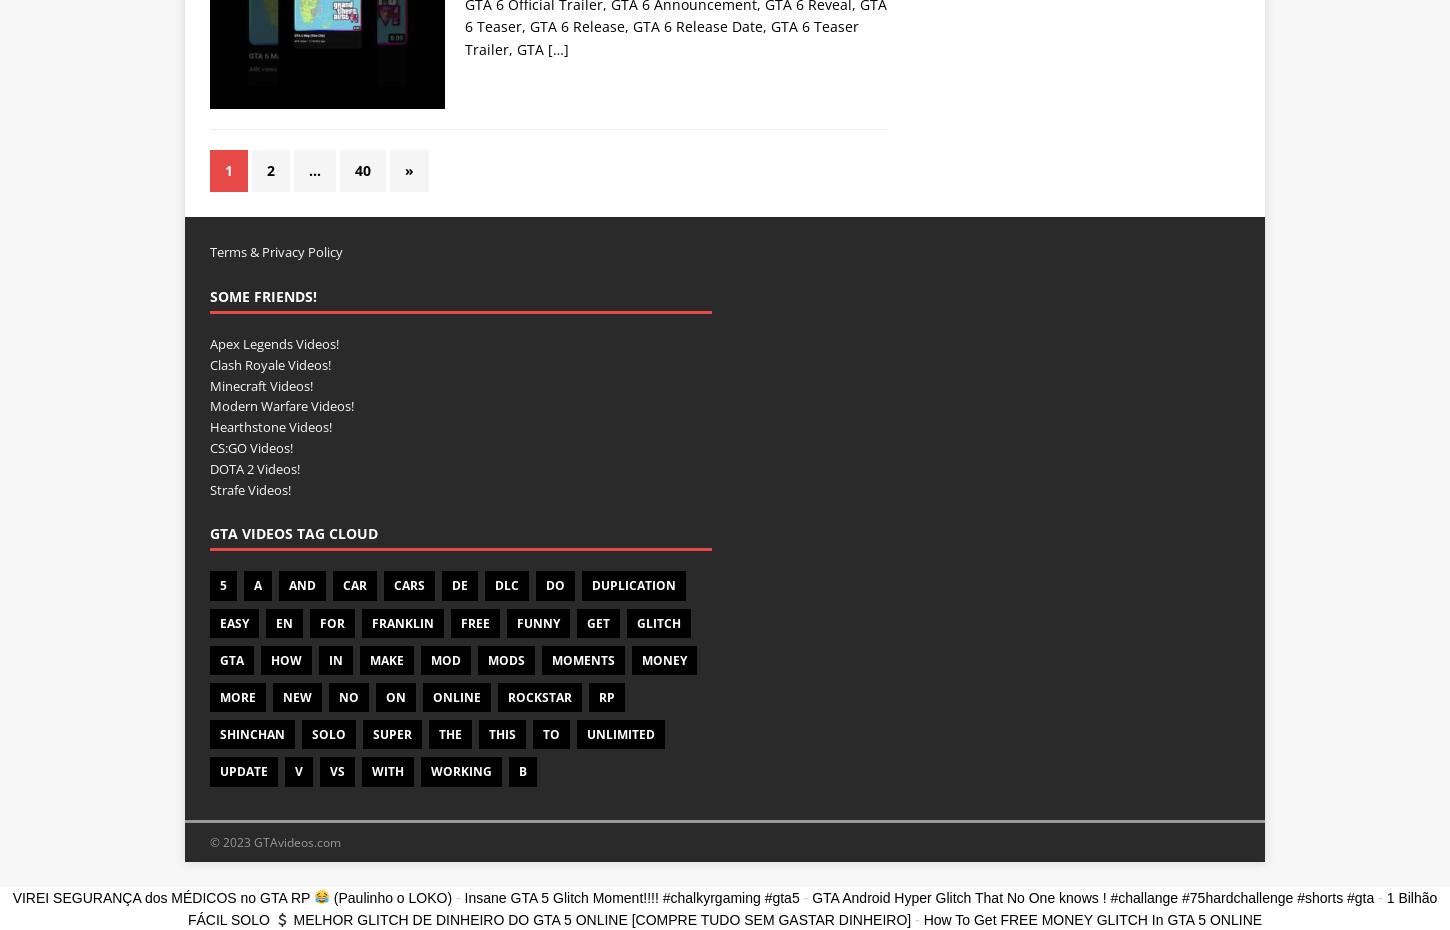 The image size is (1450, 930). I want to click on 'THIS', so click(502, 734).